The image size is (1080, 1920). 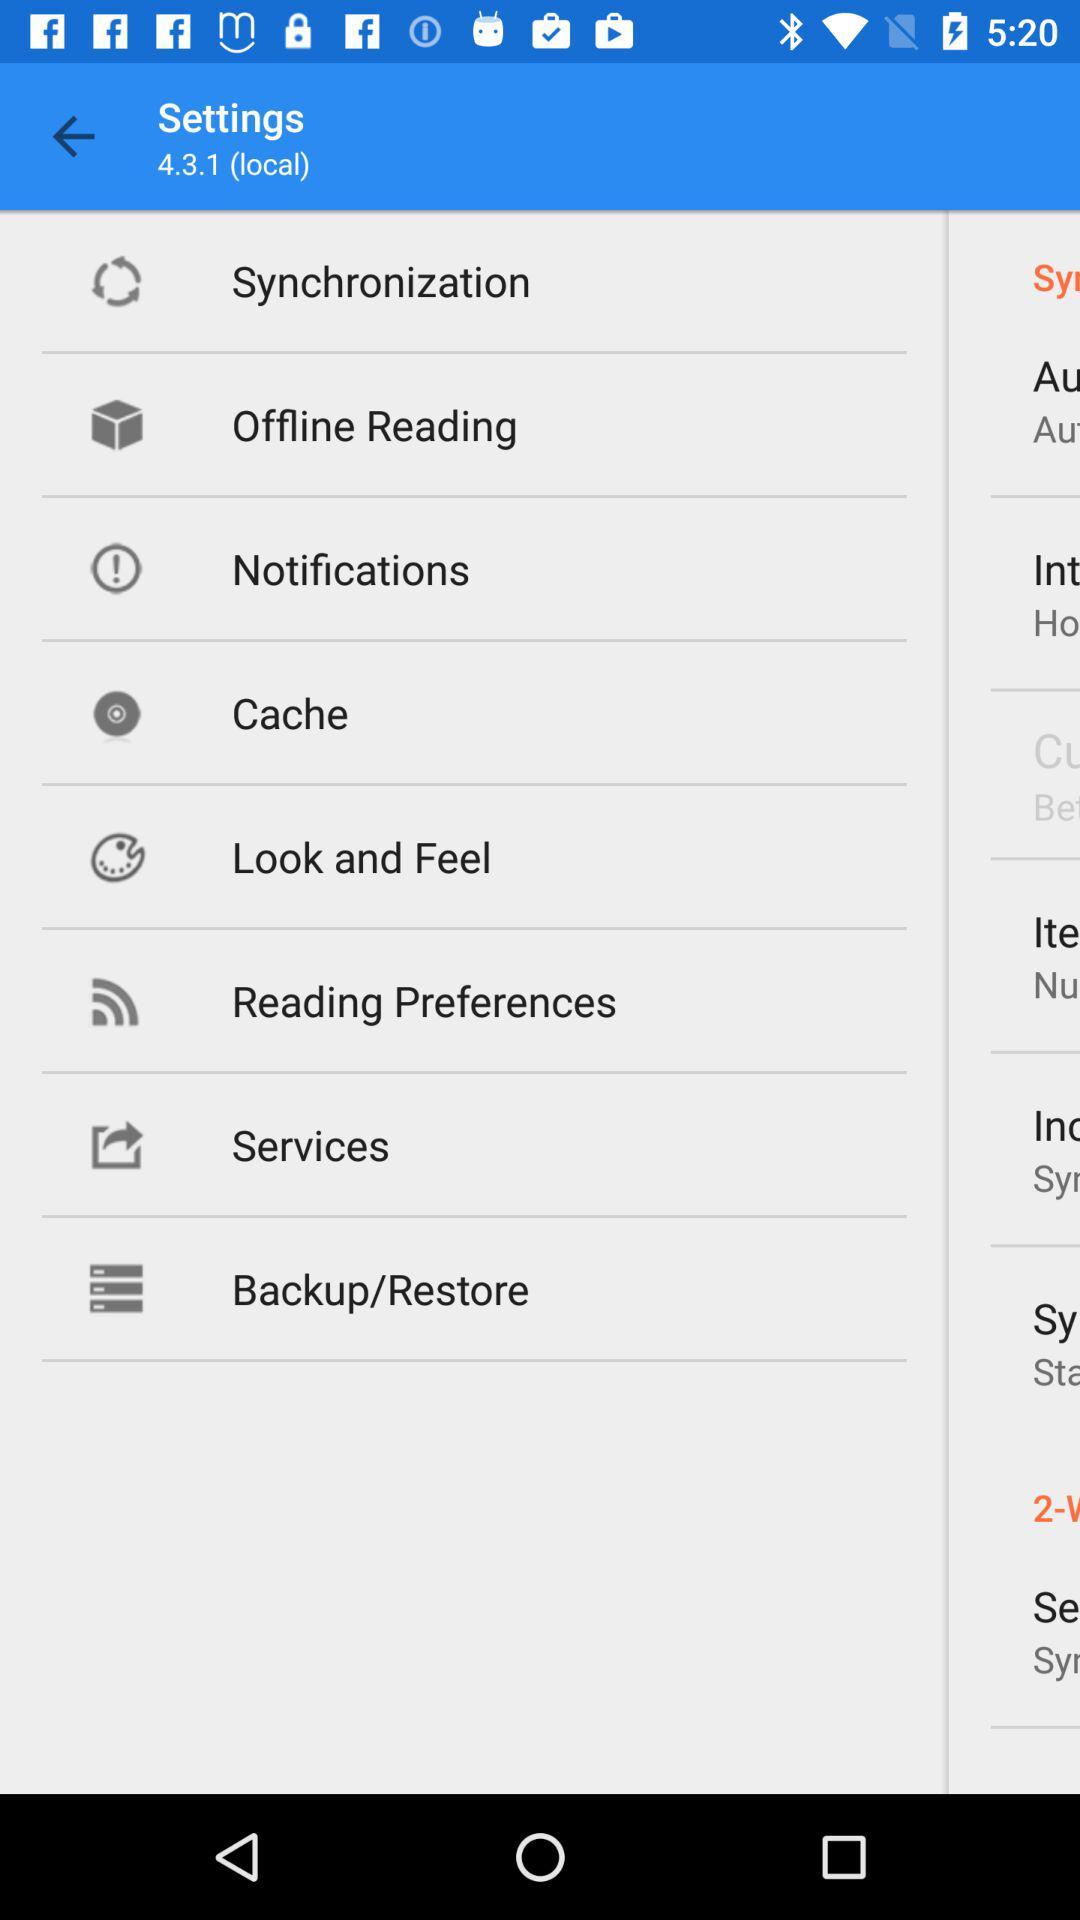 What do you see at coordinates (361, 856) in the screenshot?
I see `the item to the left of the between 0 and icon` at bounding box center [361, 856].